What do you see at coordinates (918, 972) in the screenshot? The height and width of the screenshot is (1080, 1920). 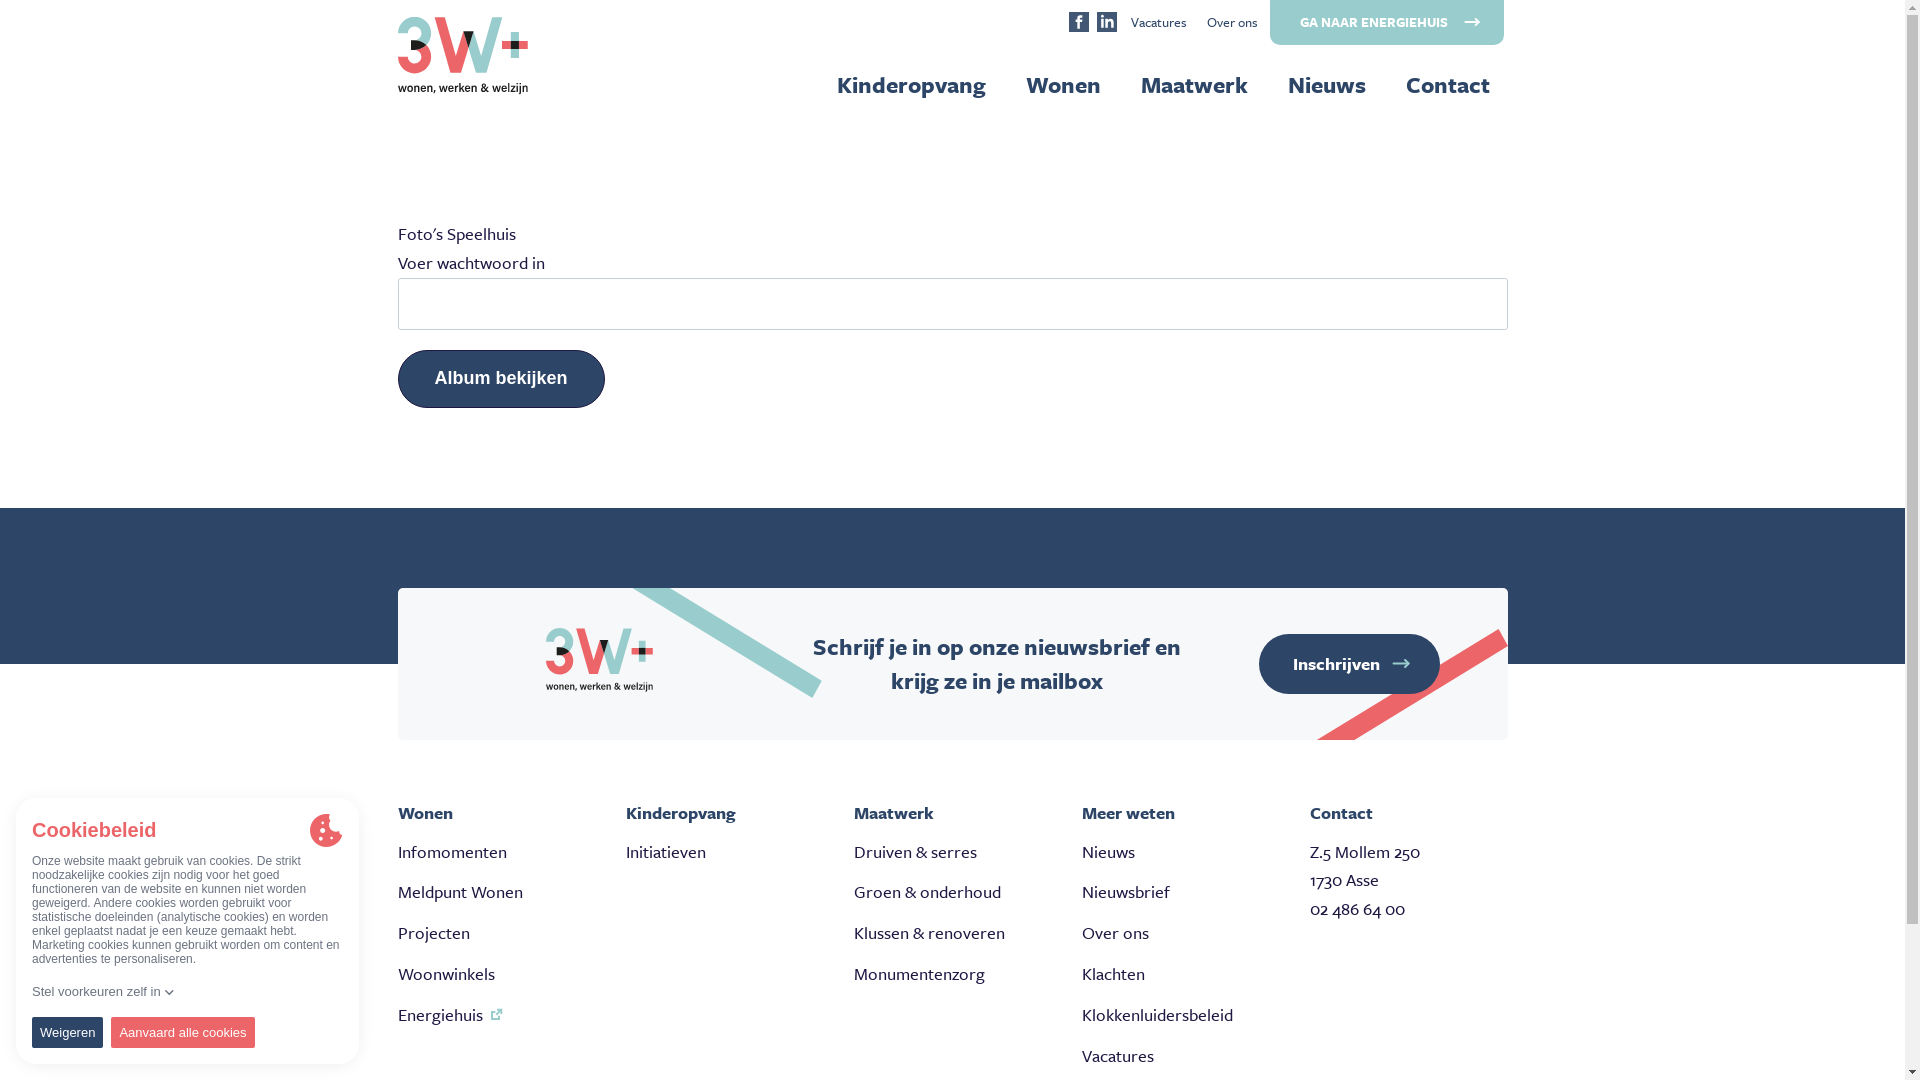 I see `'Monumentenzorg'` at bounding box center [918, 972].